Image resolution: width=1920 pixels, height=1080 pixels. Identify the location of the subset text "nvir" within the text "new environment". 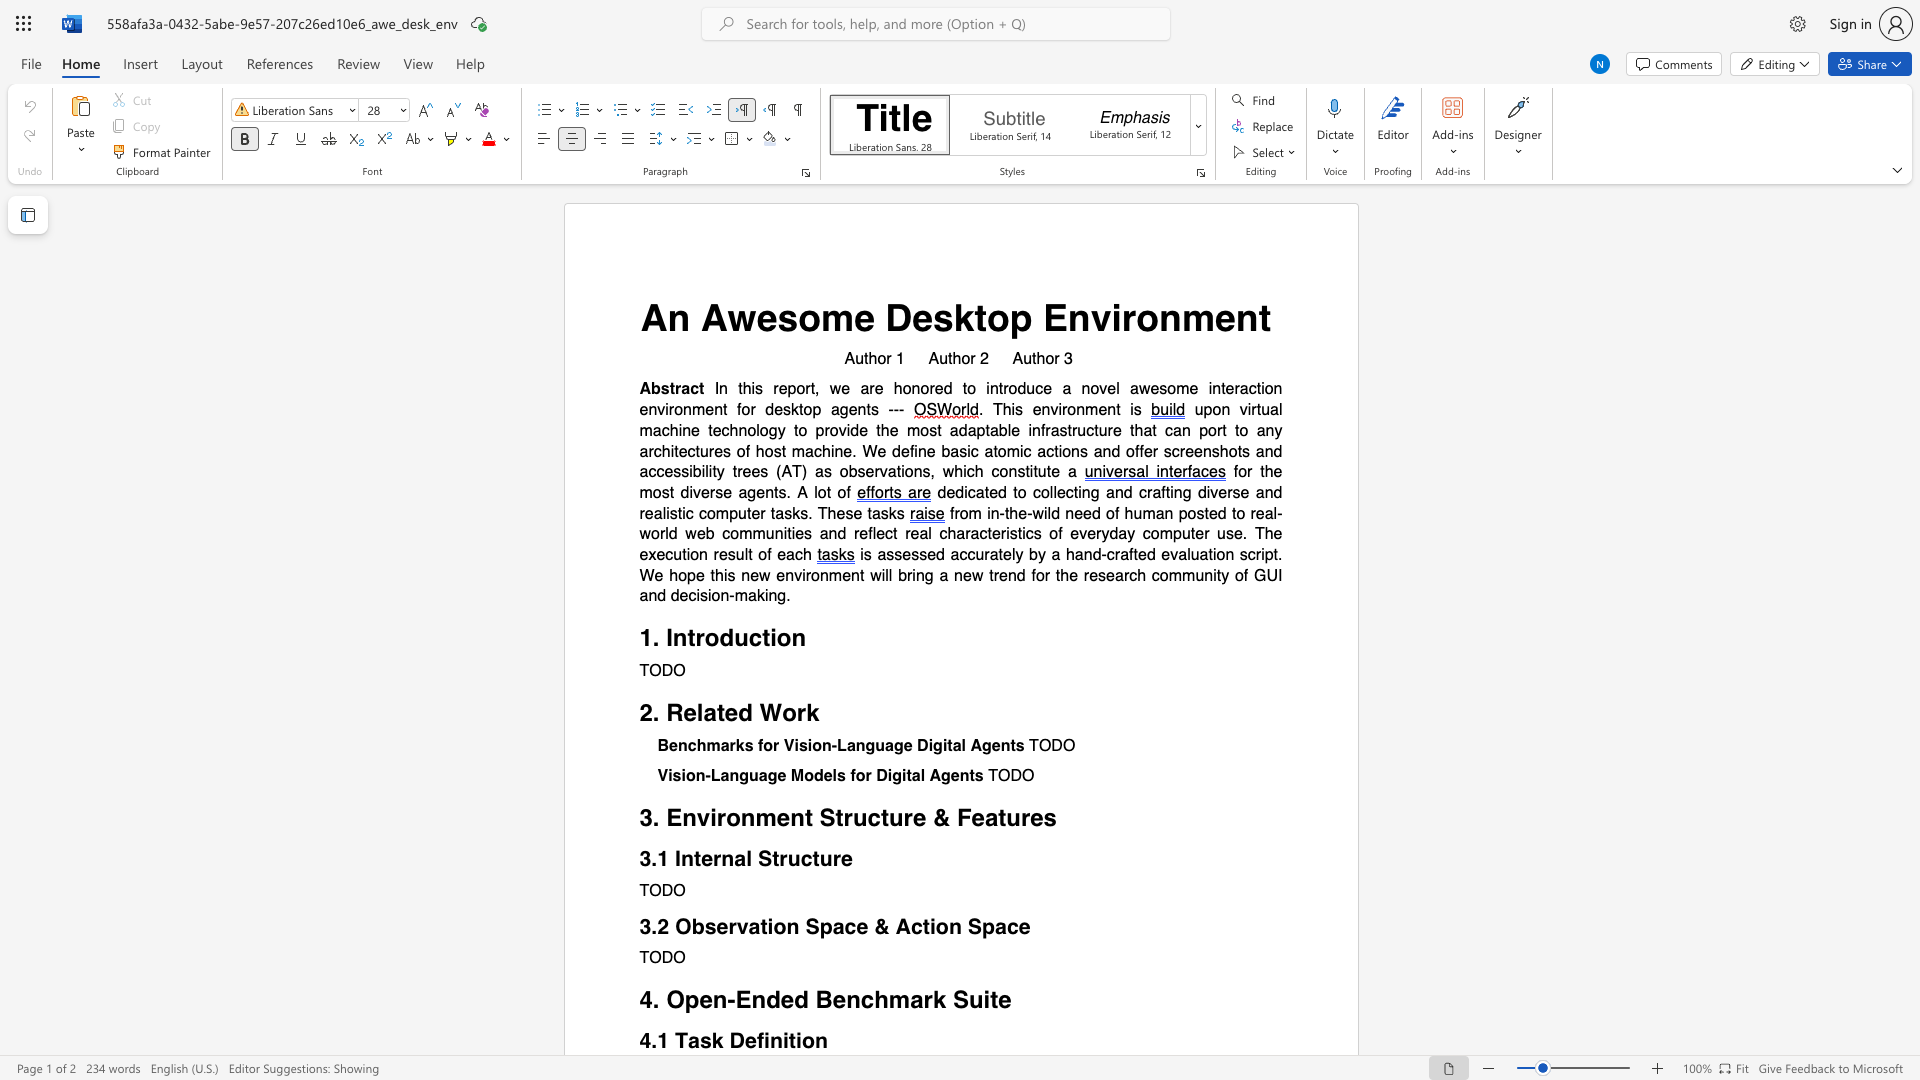
(784, 575).